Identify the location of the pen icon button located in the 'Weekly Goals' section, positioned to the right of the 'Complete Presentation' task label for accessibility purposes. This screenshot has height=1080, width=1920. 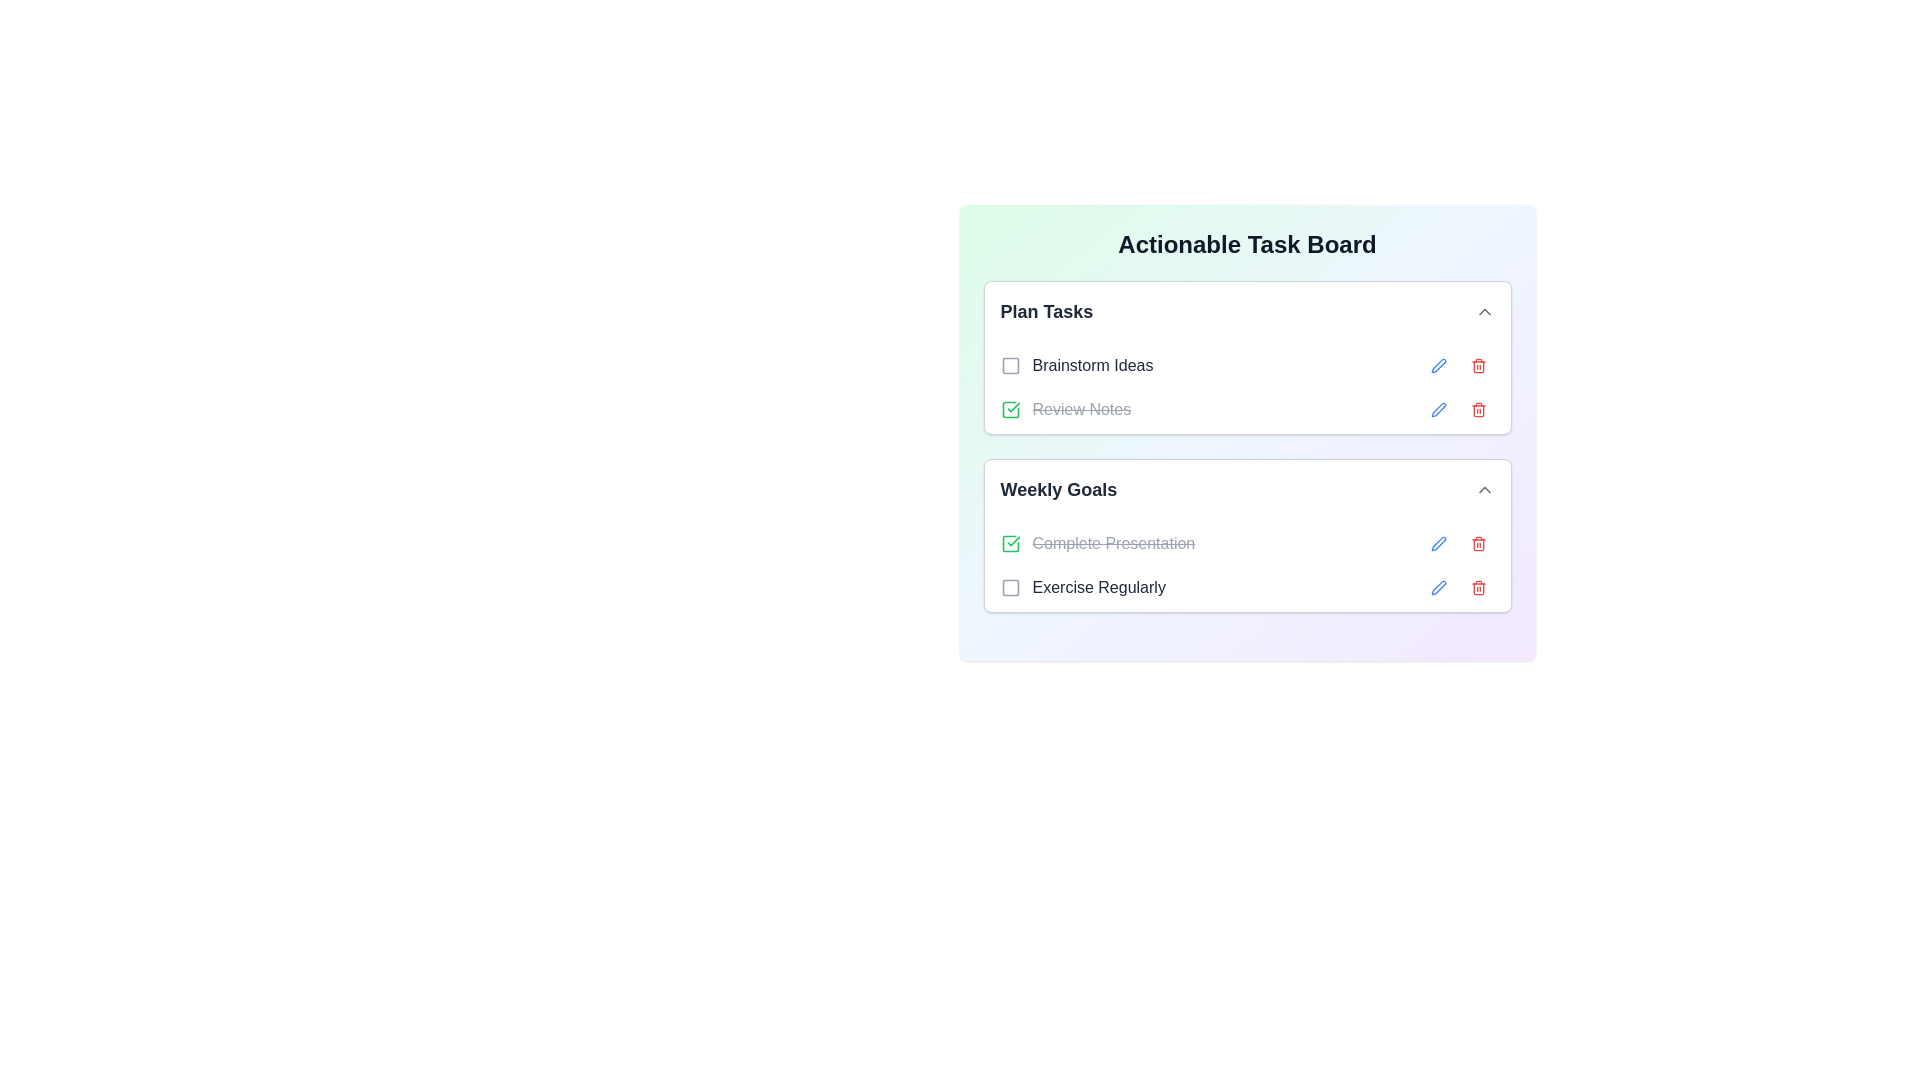
(1437, 543).